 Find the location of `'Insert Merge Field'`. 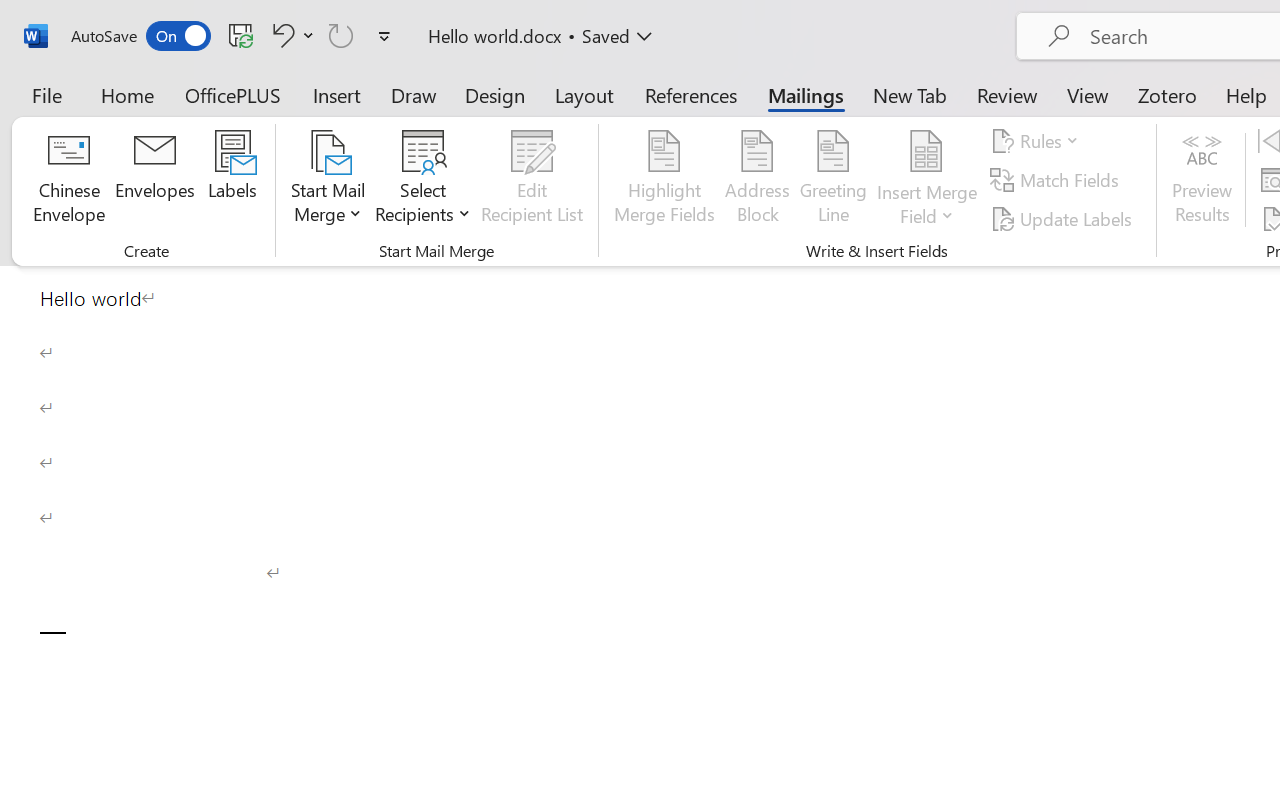

'Insert Merge Field' is located at coordinates (926, 151).